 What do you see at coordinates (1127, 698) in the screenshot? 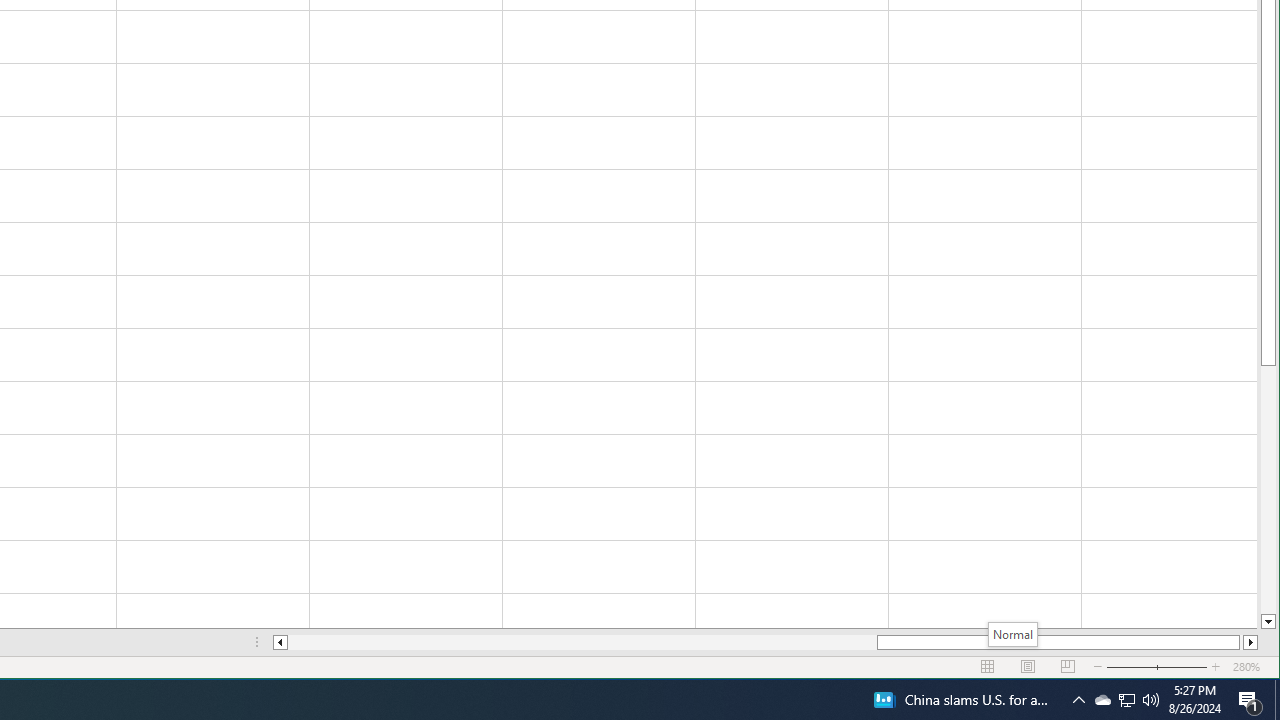
I see `'Notification Chevron'` at bounding box center [1127, 698].